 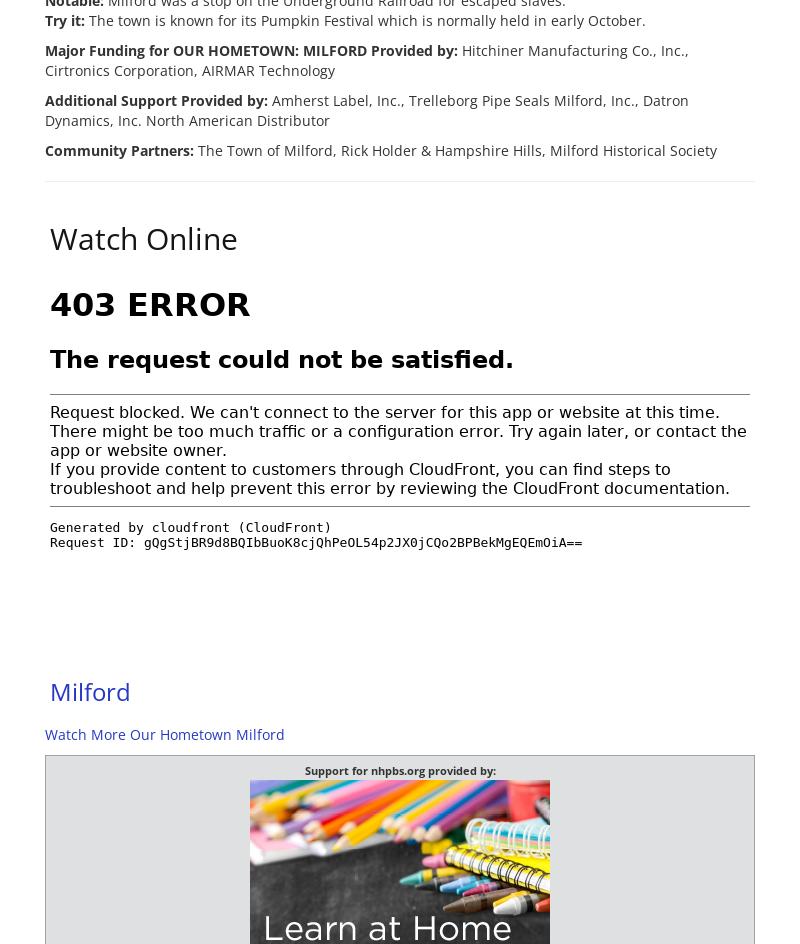 I want to click on 'Hitchiner Manufacturing Co., Inc., Cirtronics Corporation, AIRMAR Technology', so click(x=366, y=59).